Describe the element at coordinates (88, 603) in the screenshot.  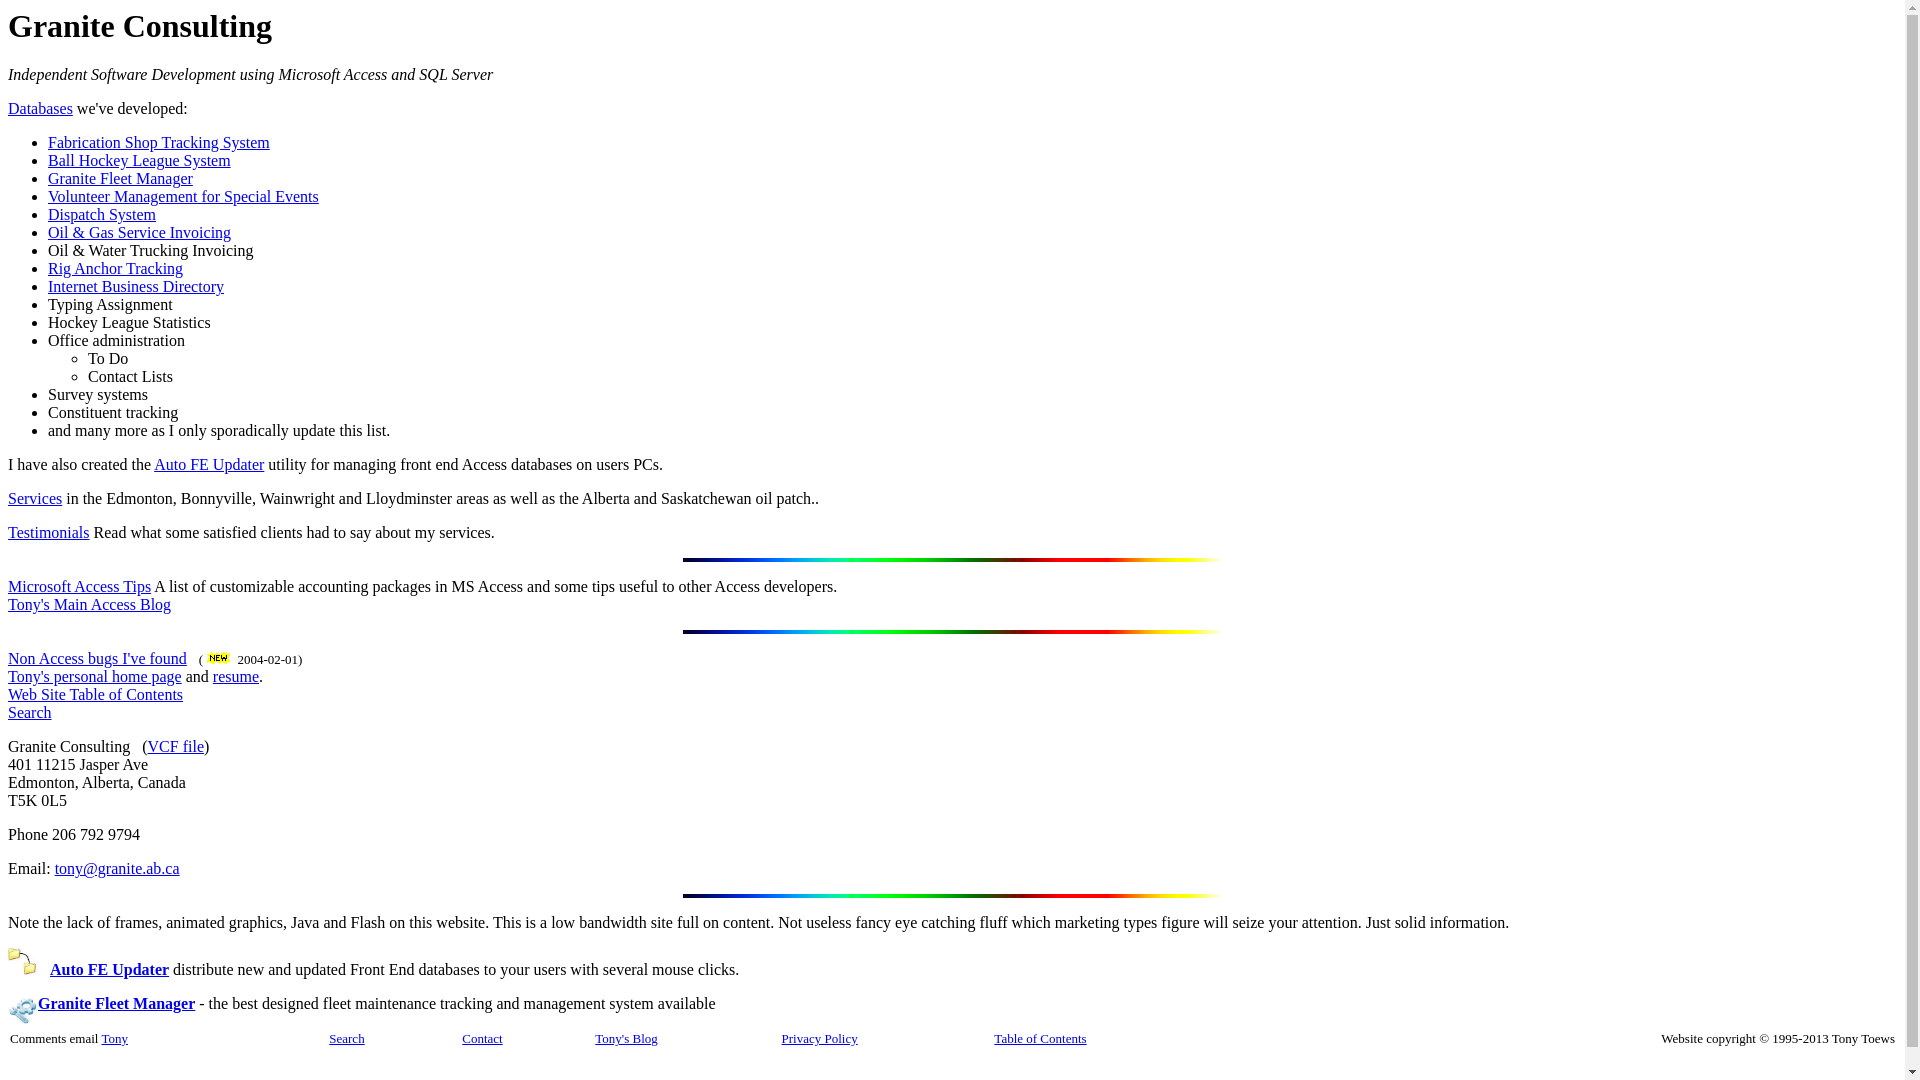
I see `'Tony's Main Access Blog'` at that location.